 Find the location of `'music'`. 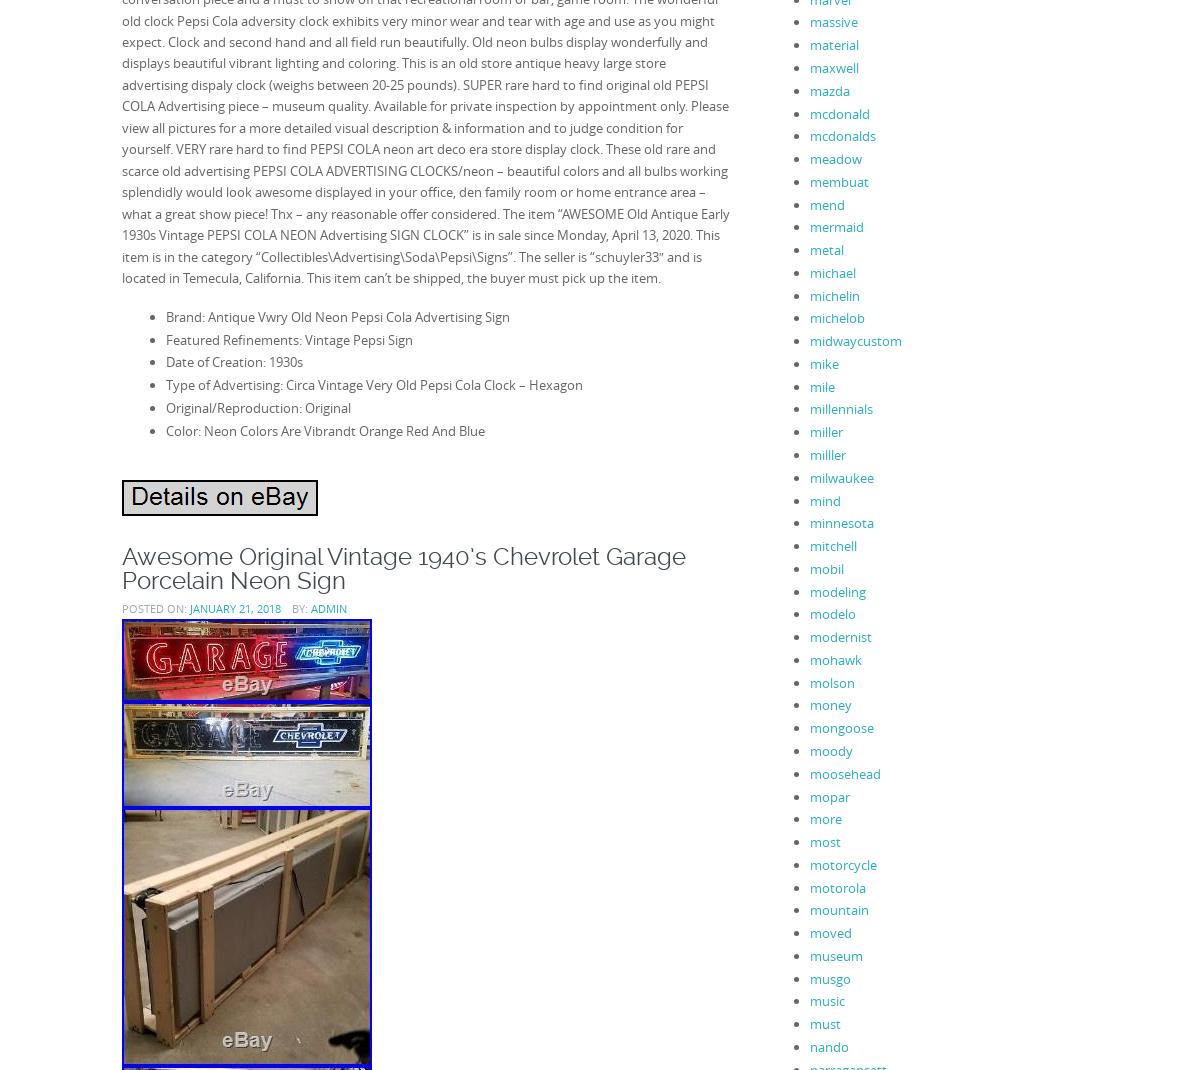

'music' is located at coordinates (826, 1000).